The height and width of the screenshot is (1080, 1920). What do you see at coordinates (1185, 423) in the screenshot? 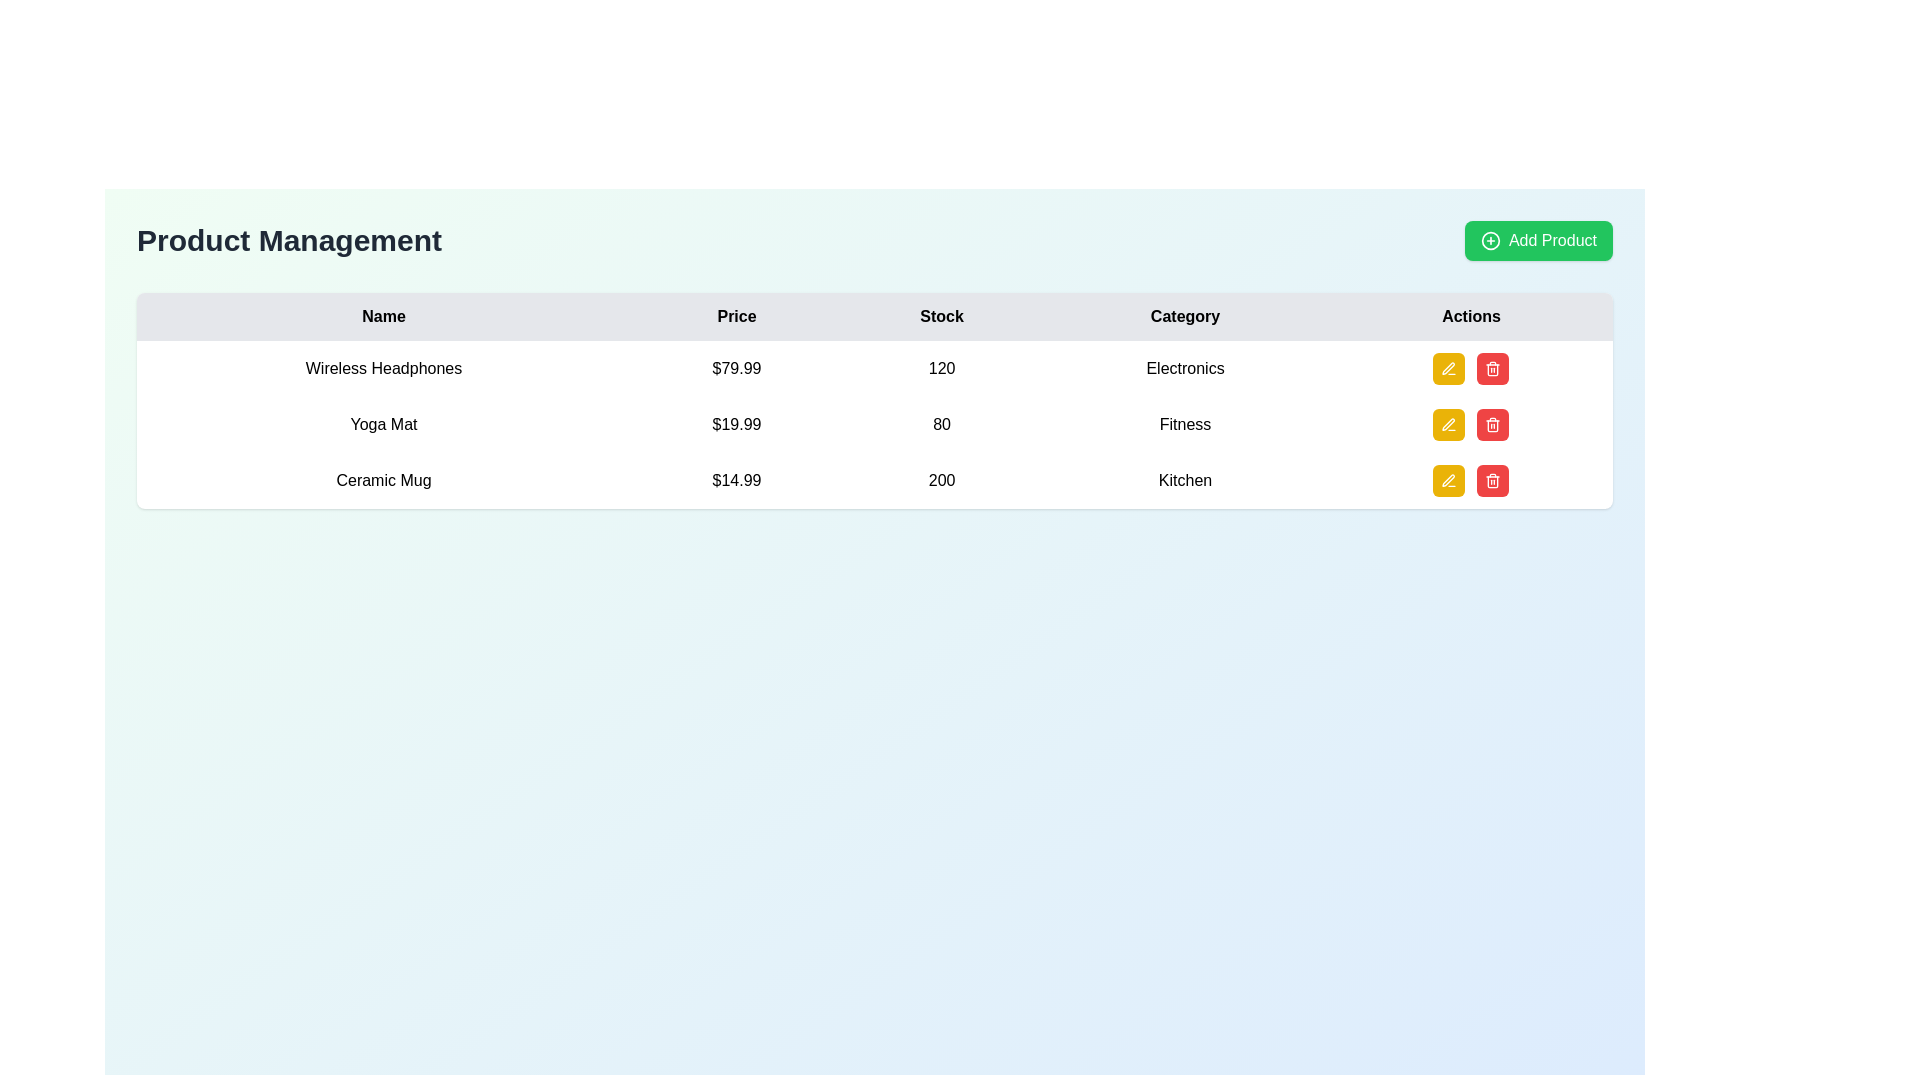
I see `the 'Fitness' text label indicating the category associated with the item 'Yoga Mat' in the second row of the table` at bounding box center [1185, 423].